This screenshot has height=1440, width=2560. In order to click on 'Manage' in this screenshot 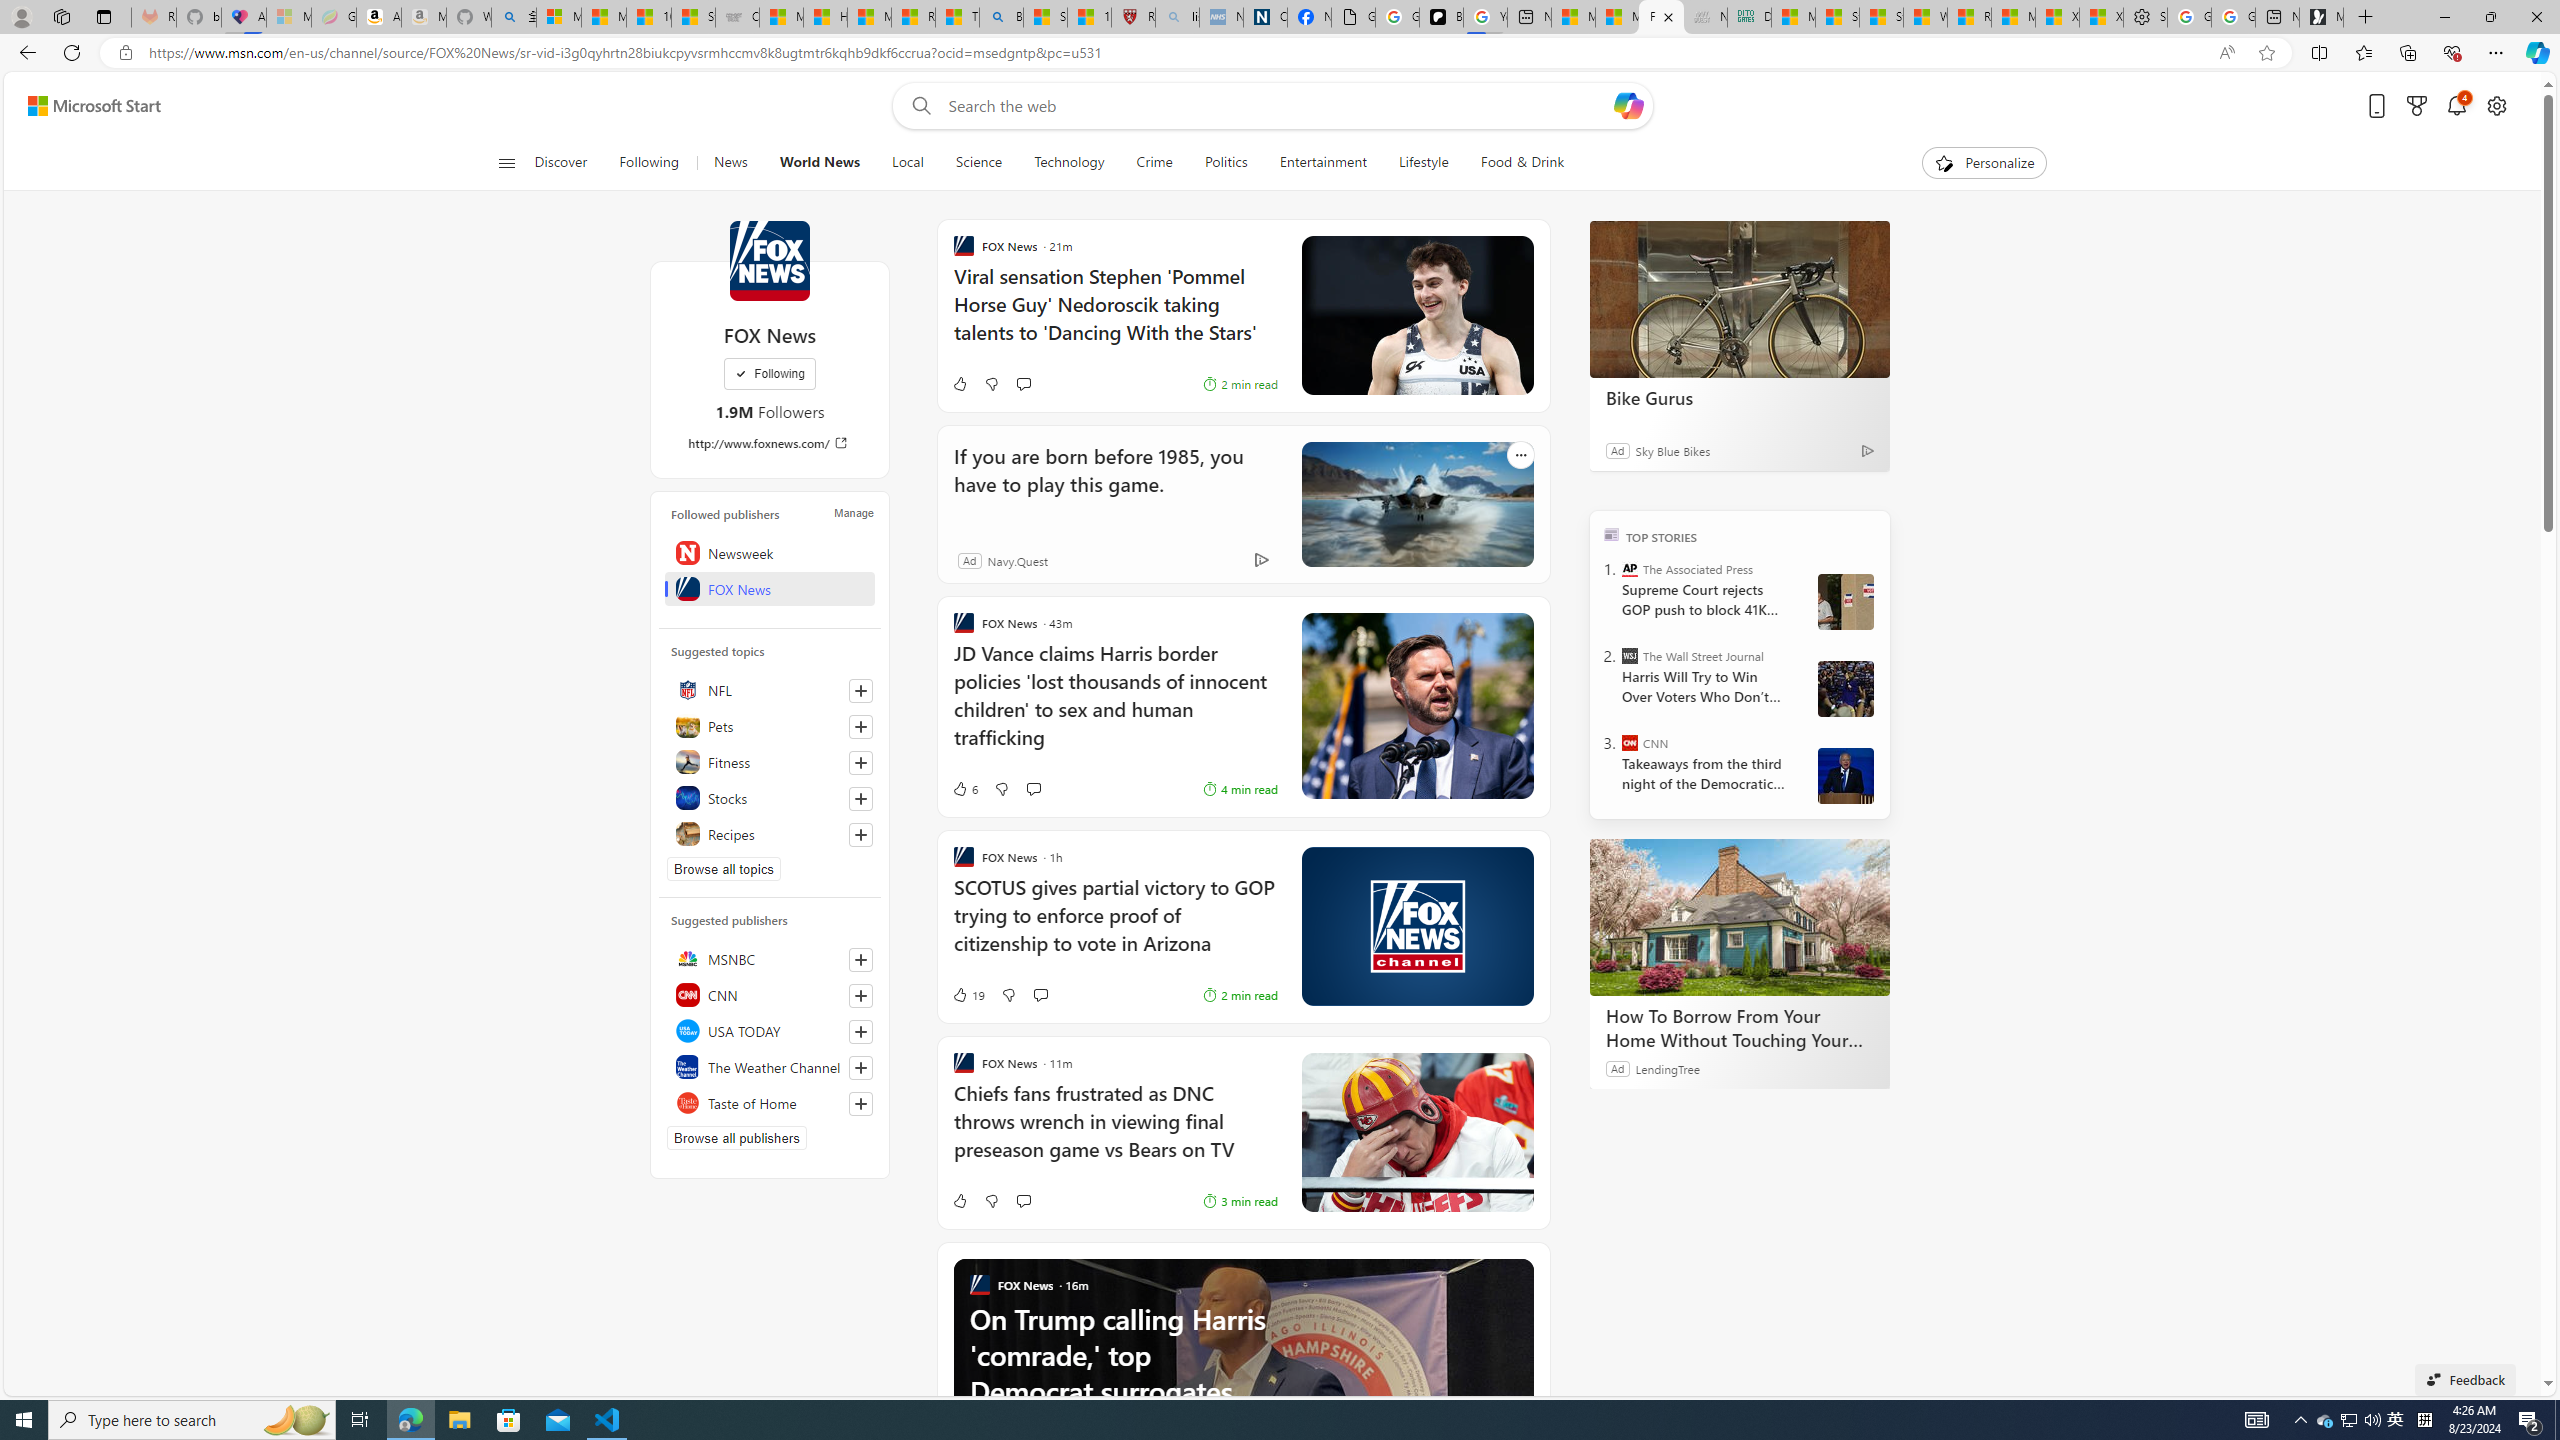, I will do `click(852, 512)`.